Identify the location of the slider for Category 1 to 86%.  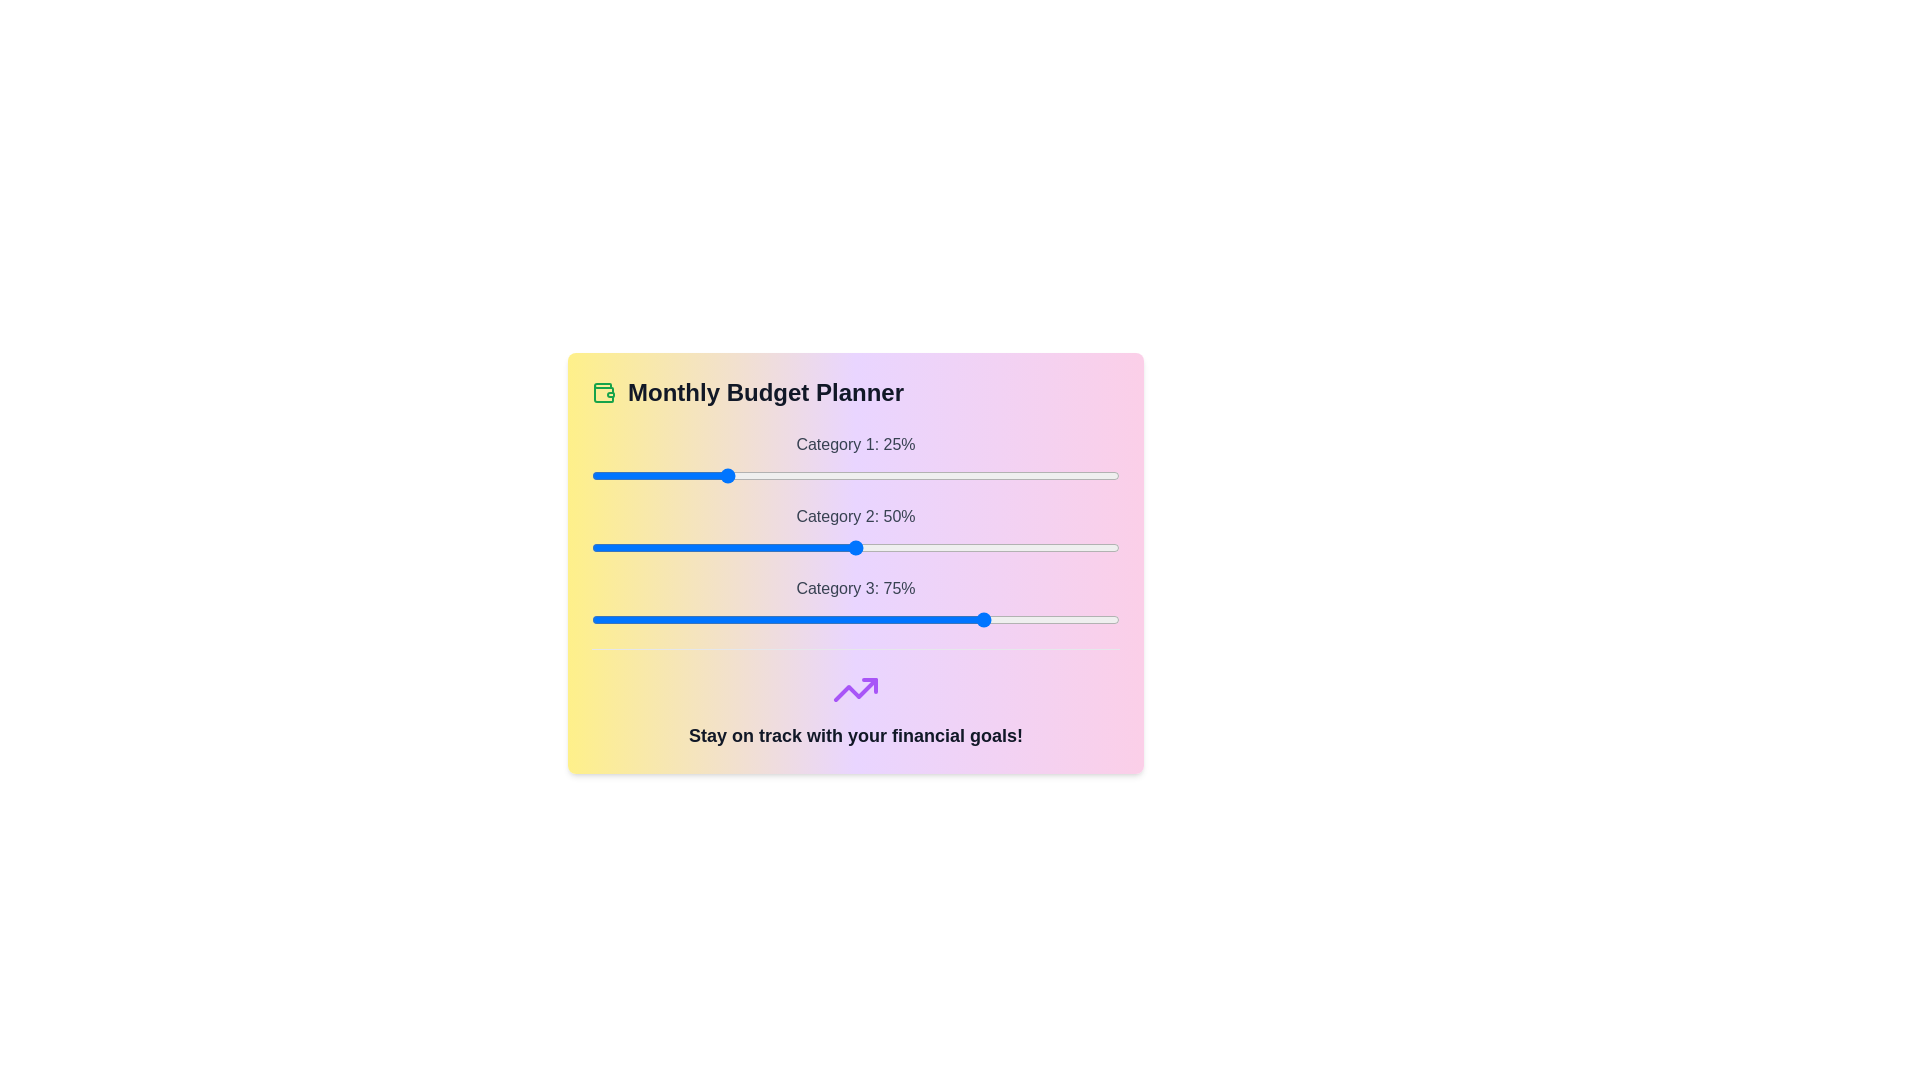
(1045, 475).